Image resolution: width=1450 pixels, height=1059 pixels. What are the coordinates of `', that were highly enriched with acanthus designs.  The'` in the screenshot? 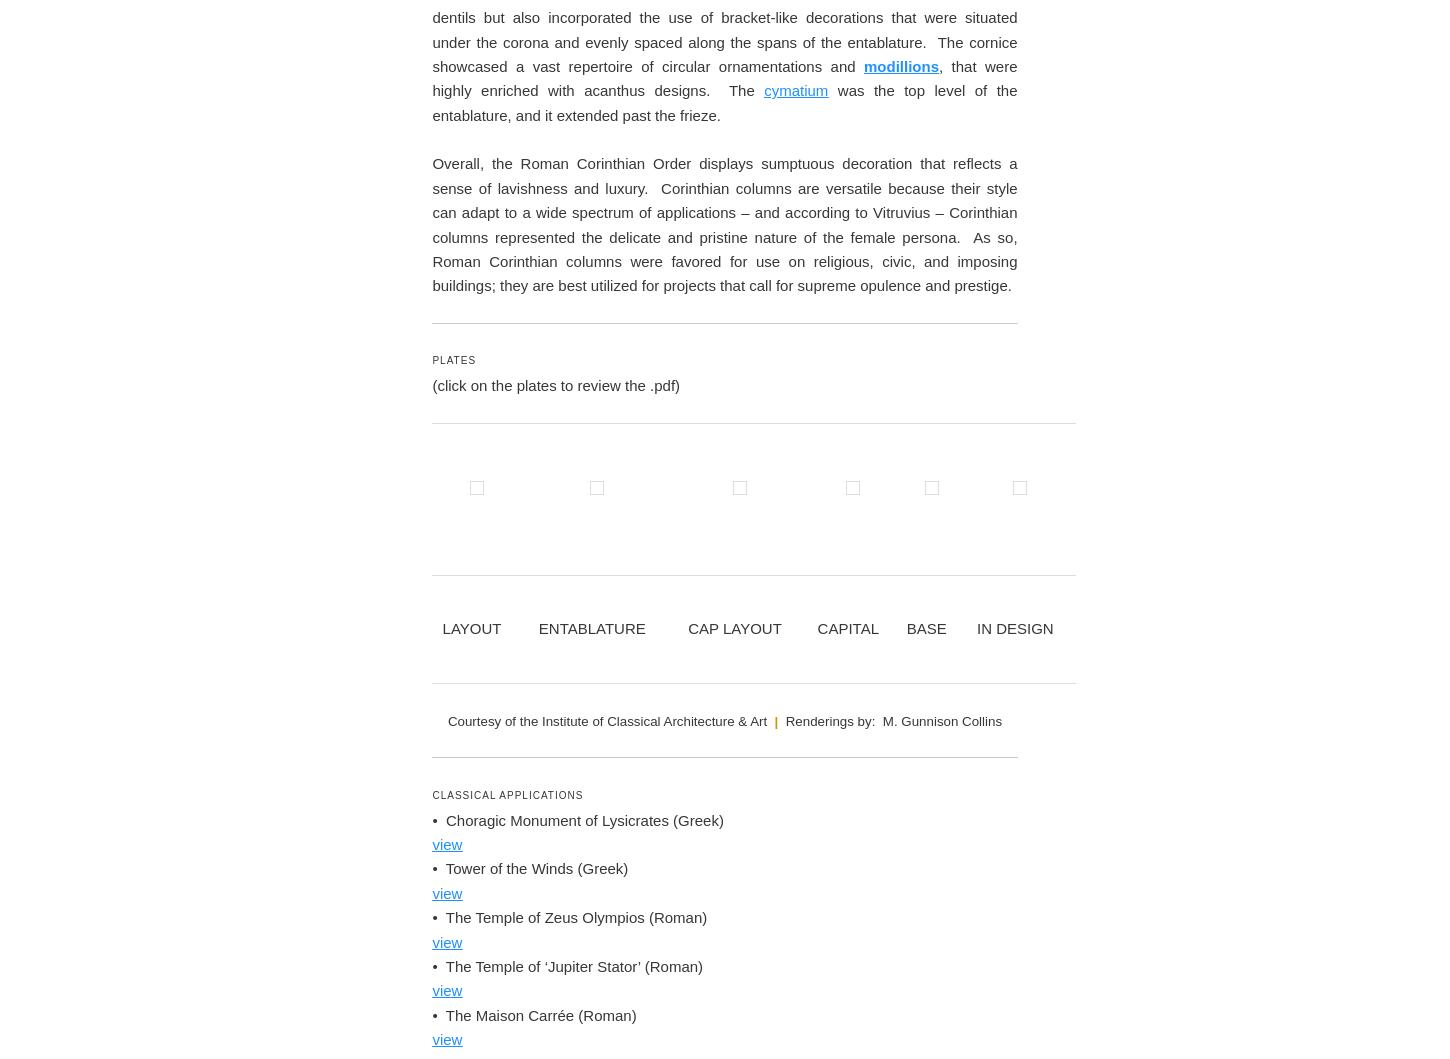 It's located at (723, 699).